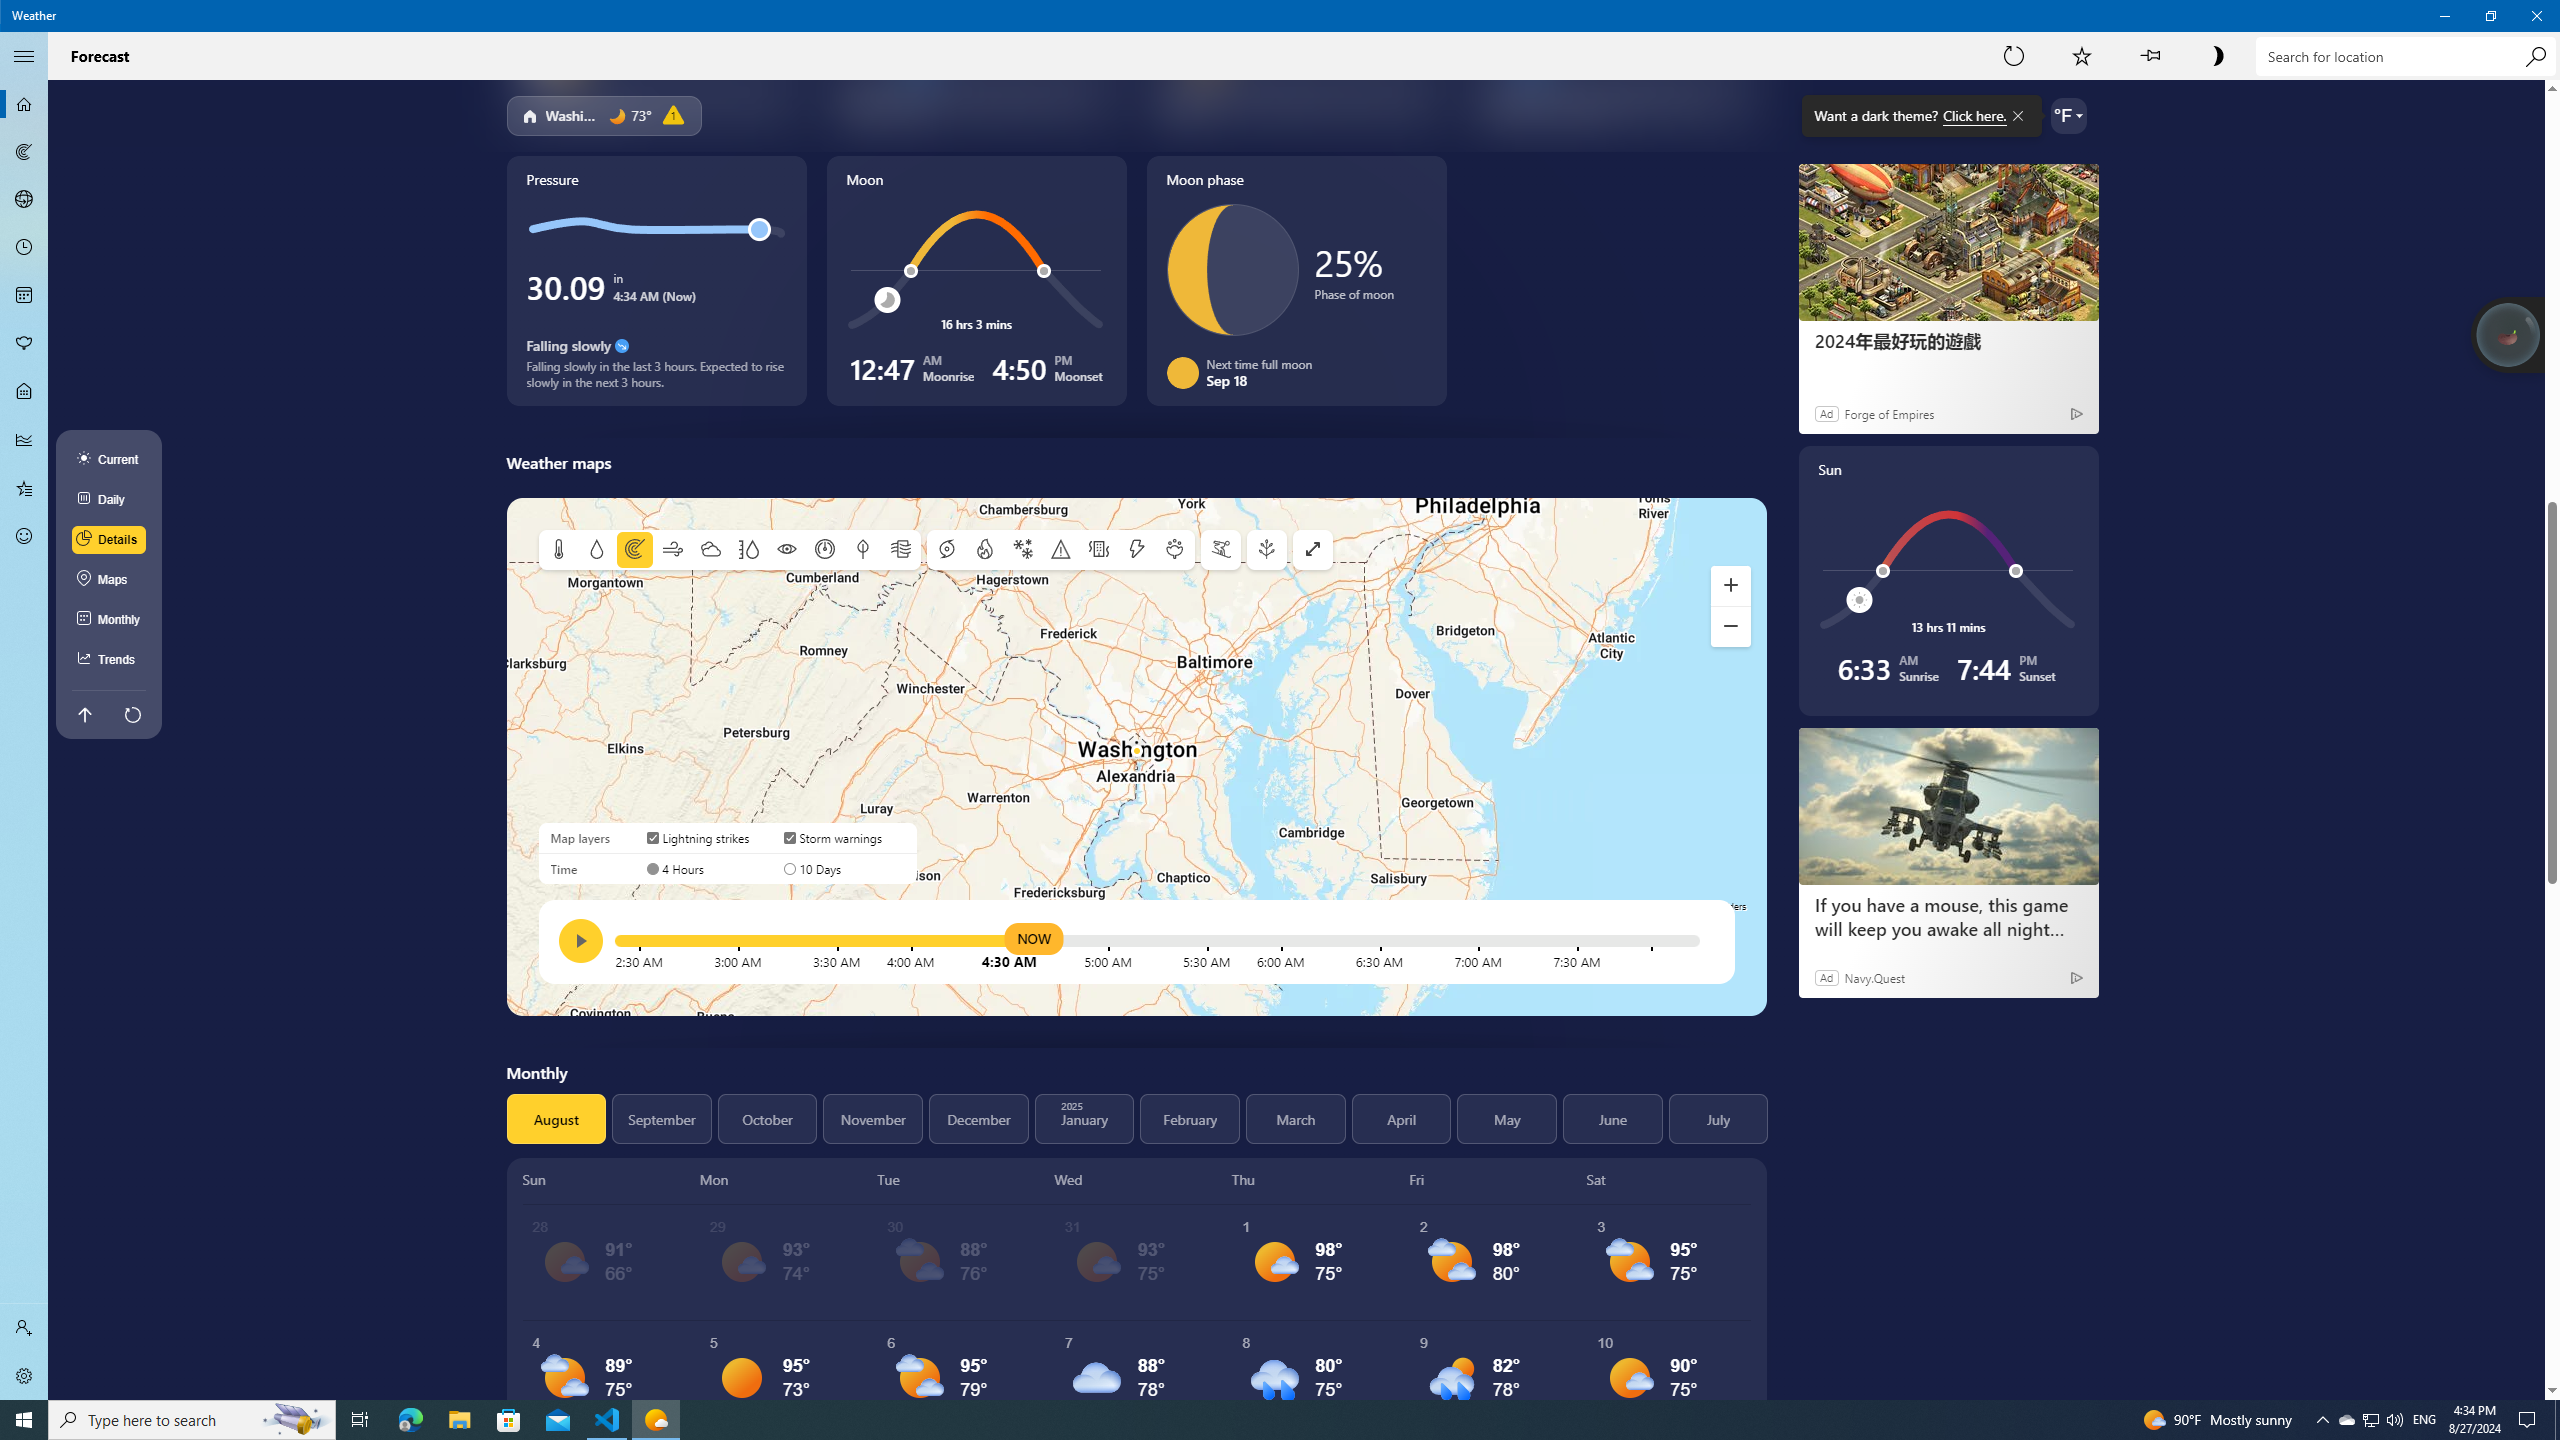  Describe the element at coordinates (24, 438) in the screenshot. I see `'Historical Weather - Not Selected'` at that location.